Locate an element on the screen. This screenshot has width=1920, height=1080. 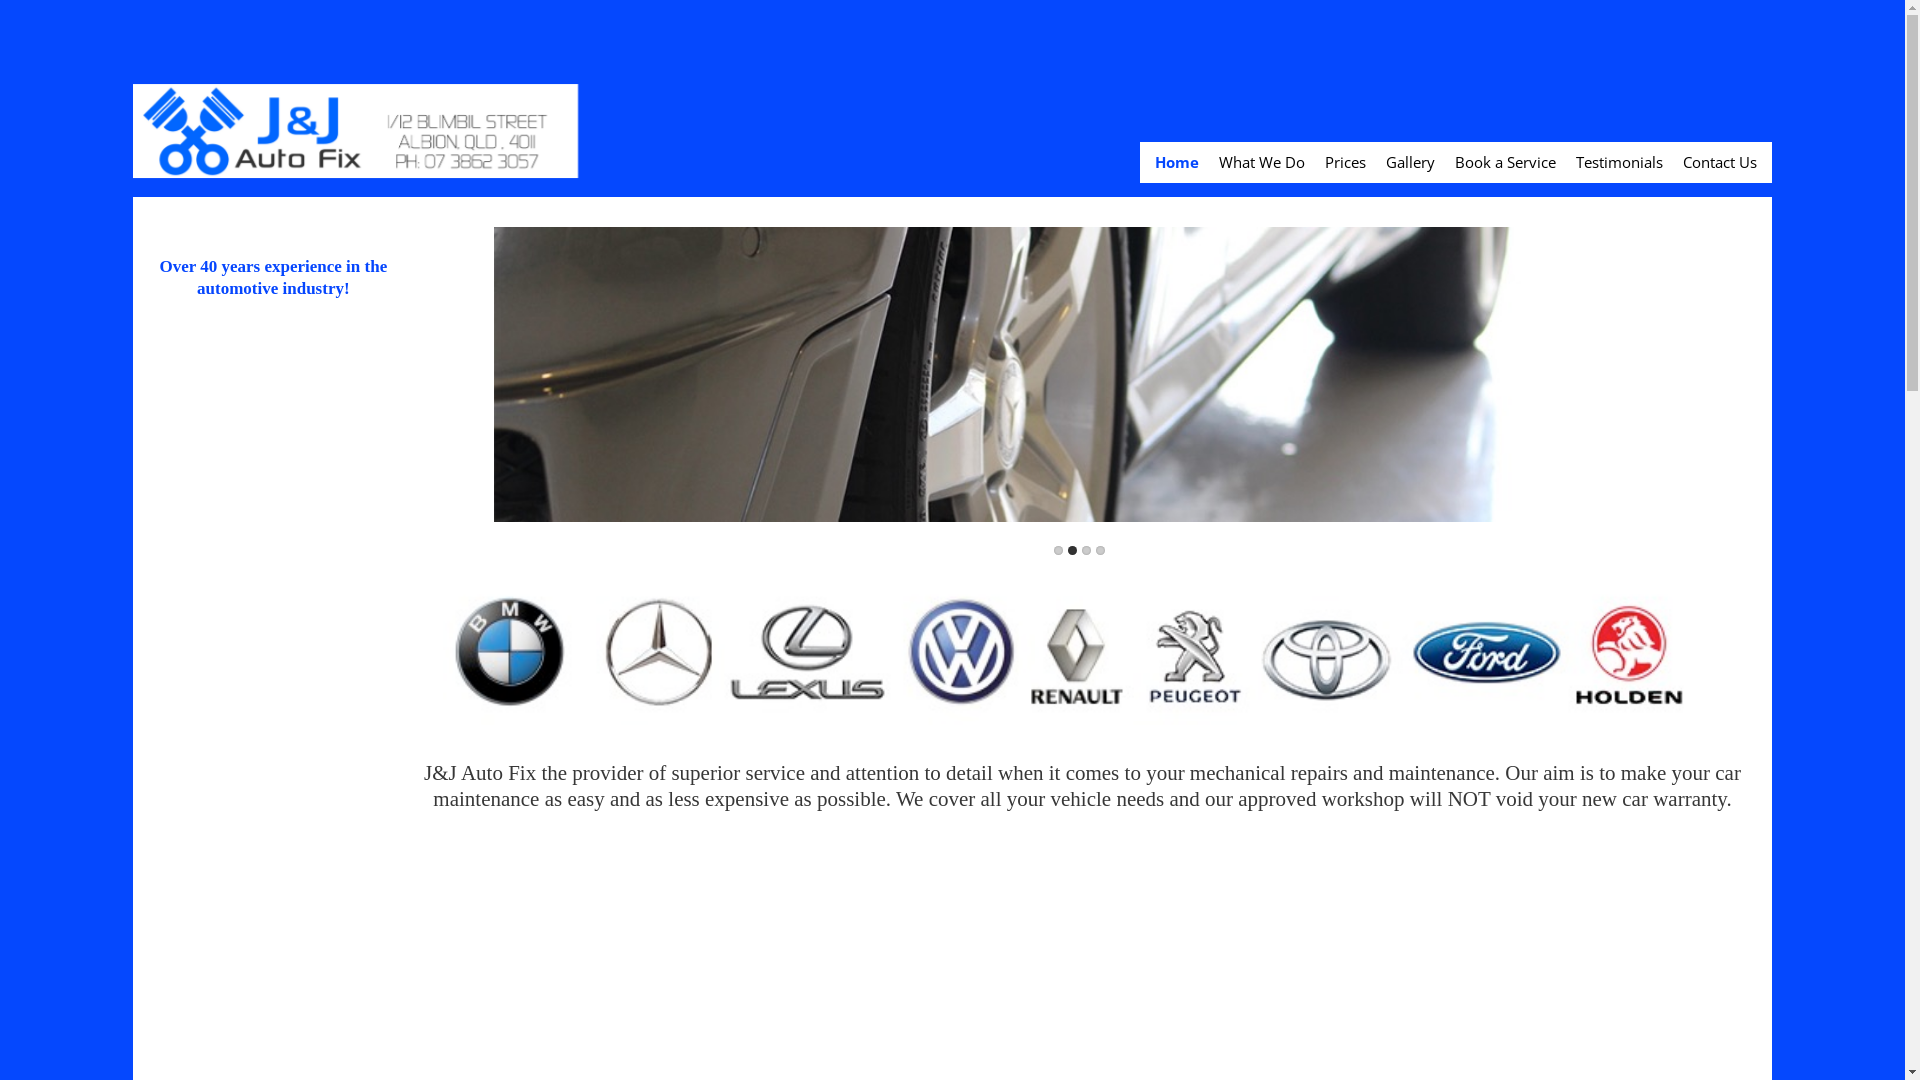
'What We Do' is located at coordinates (1218, 161).